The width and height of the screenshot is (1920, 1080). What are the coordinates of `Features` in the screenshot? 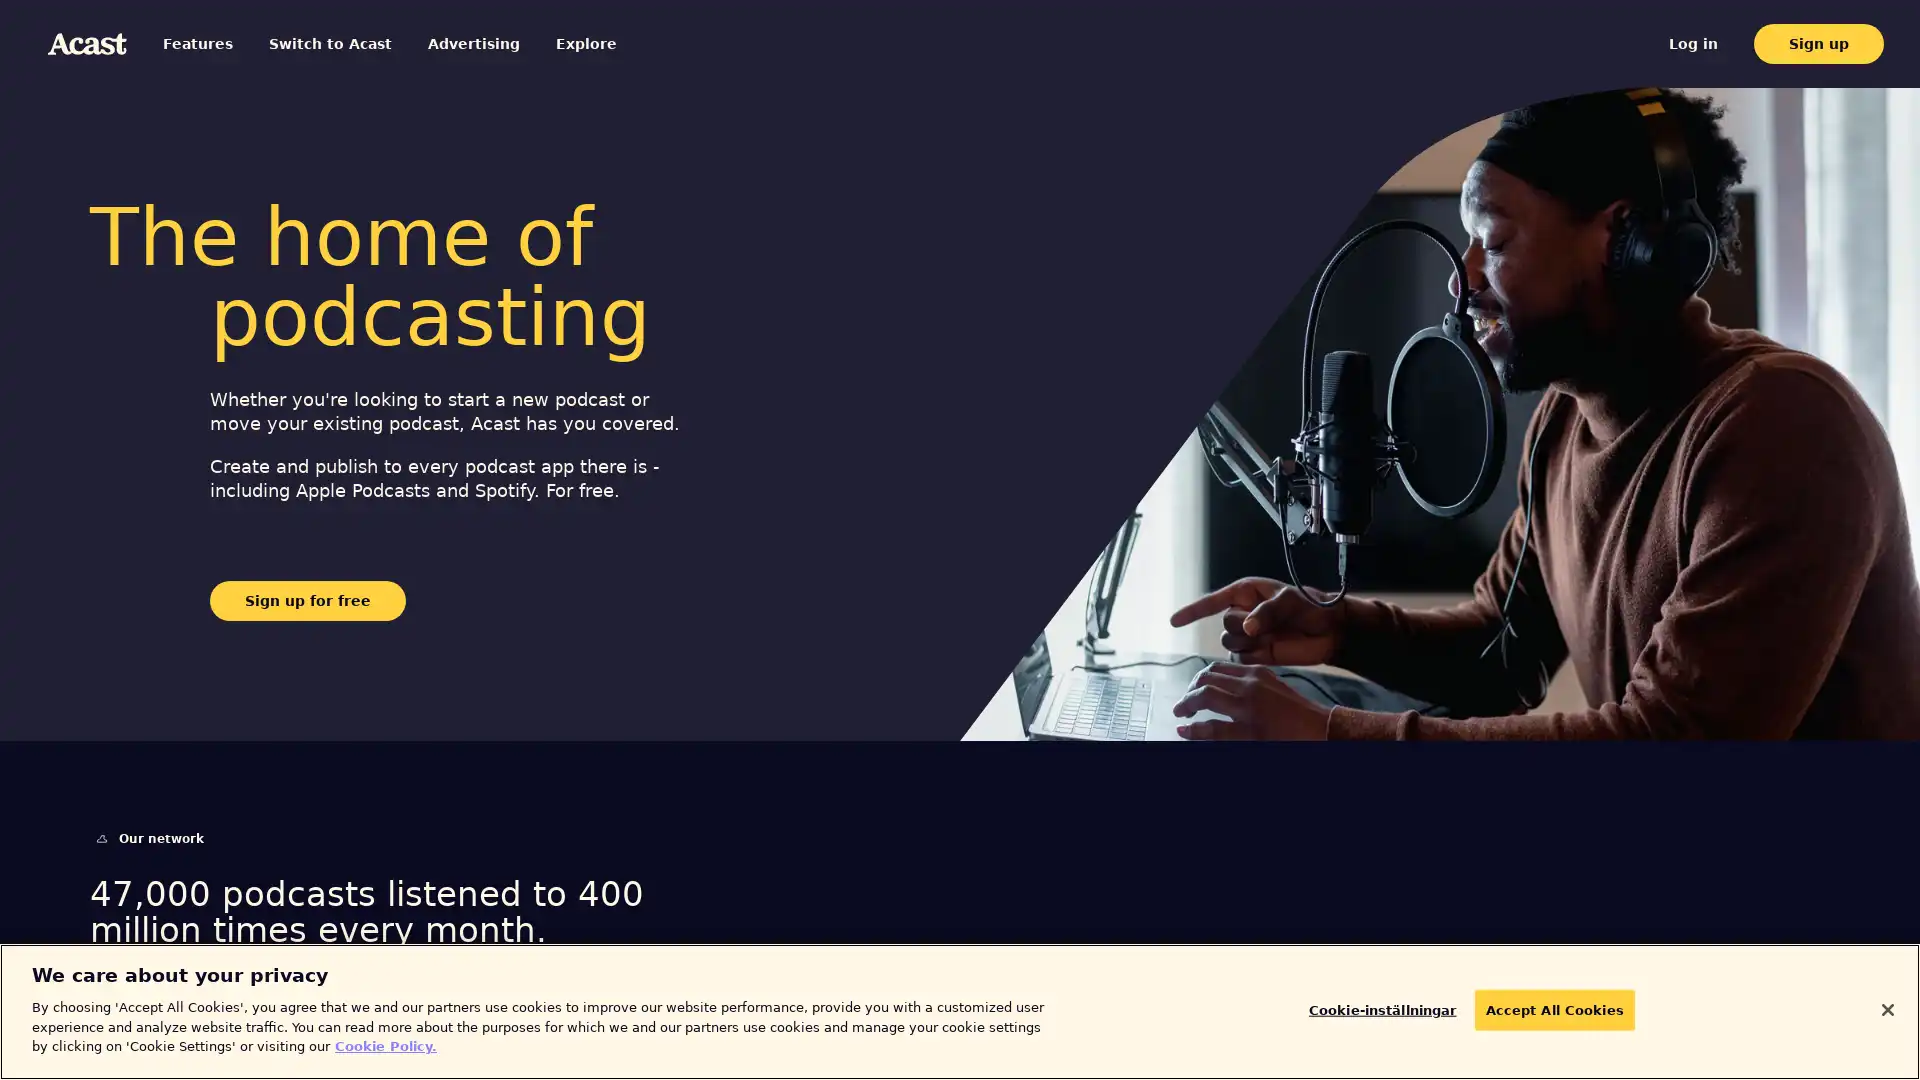 It's located at (201, 43).